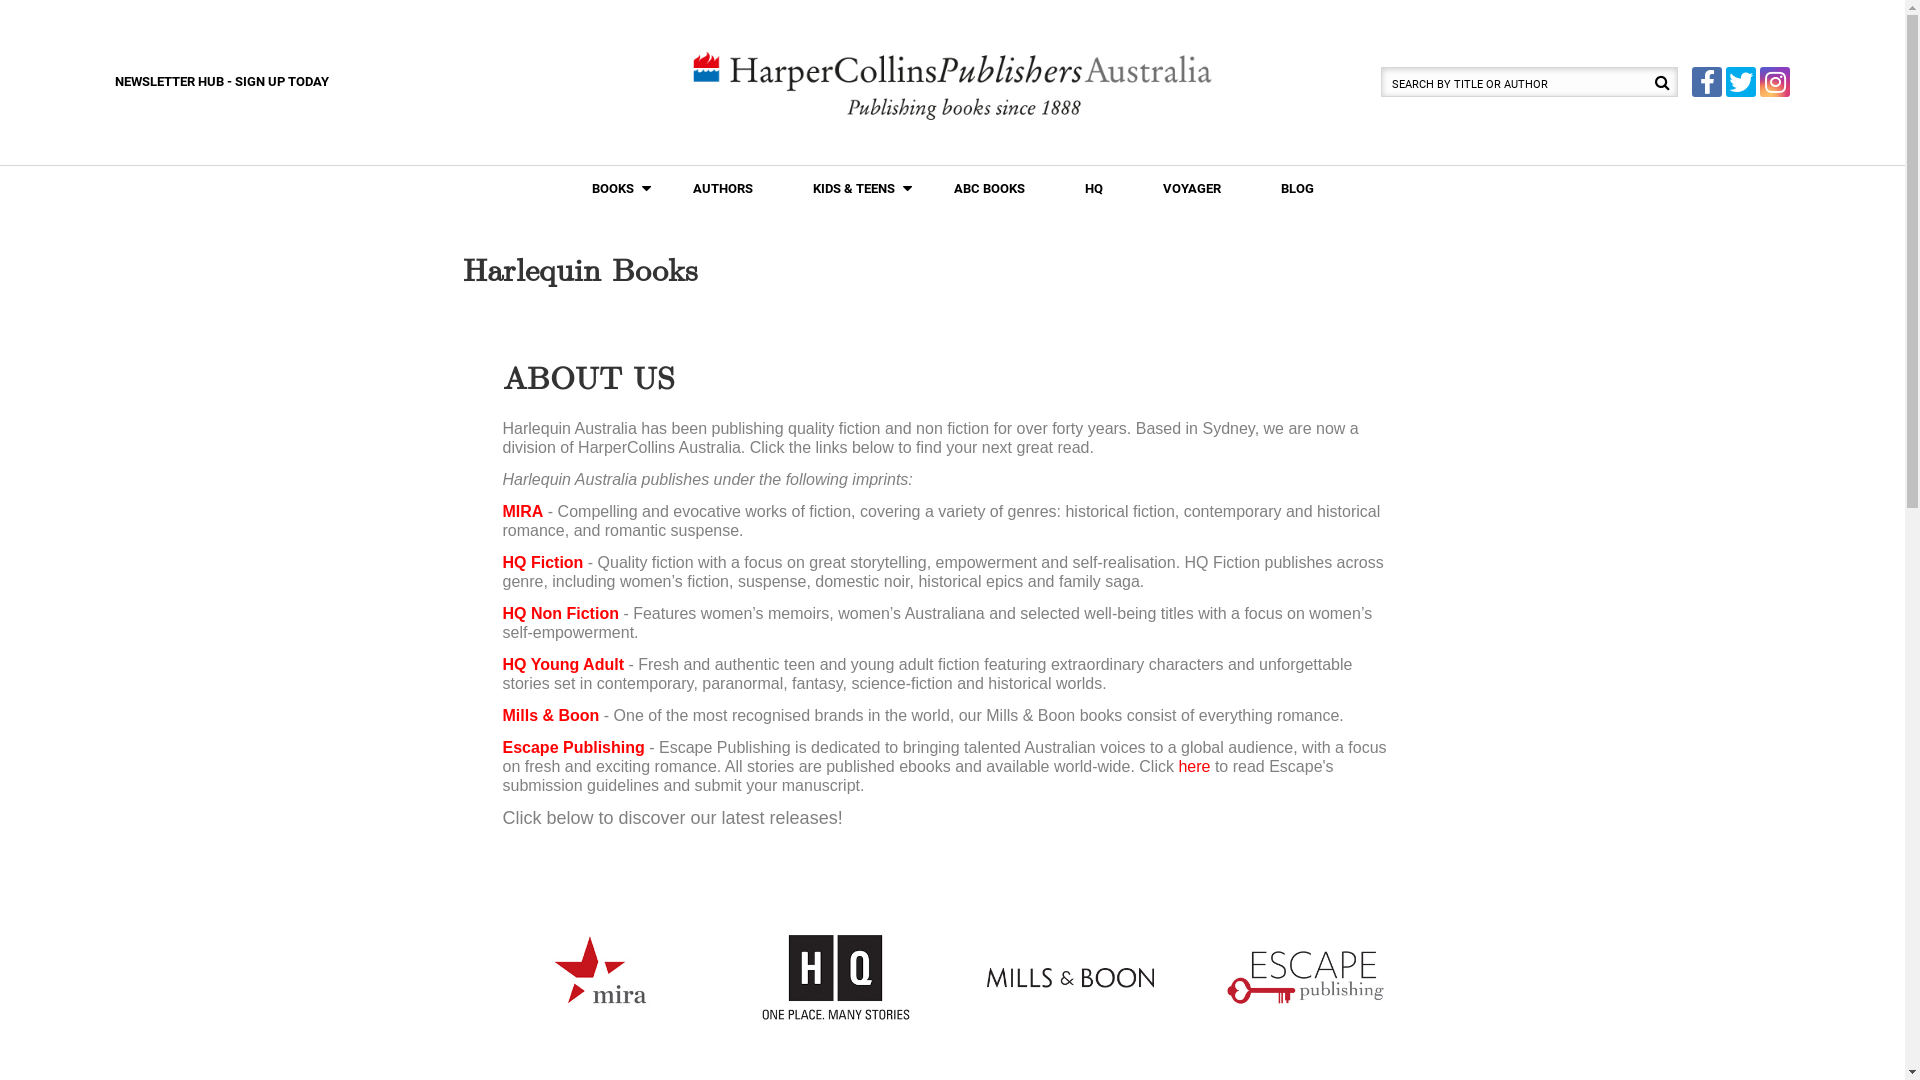 The width and height of the screenshot is (1920, 1080). I want to click on 'MIRA ', so click(502, 510).